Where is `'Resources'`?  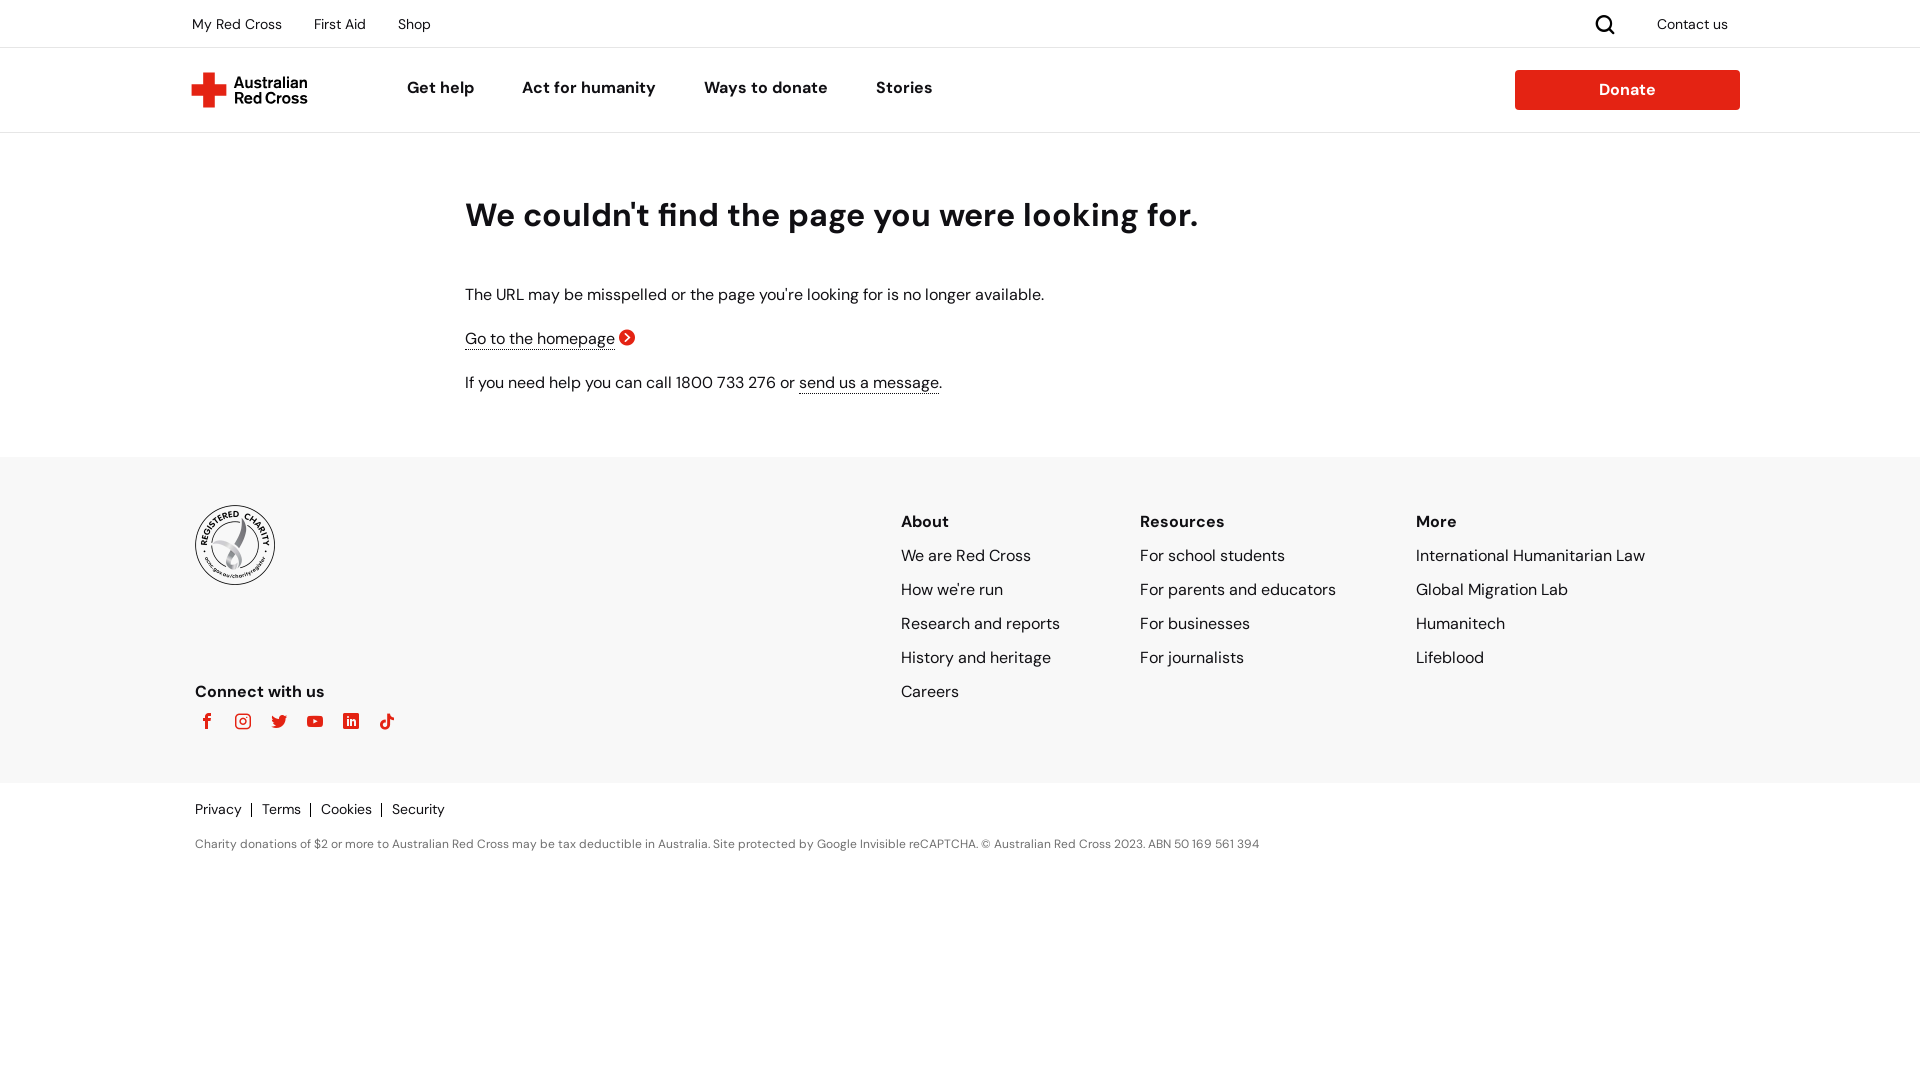 'Resources' is located at coordinates (1182, 520).